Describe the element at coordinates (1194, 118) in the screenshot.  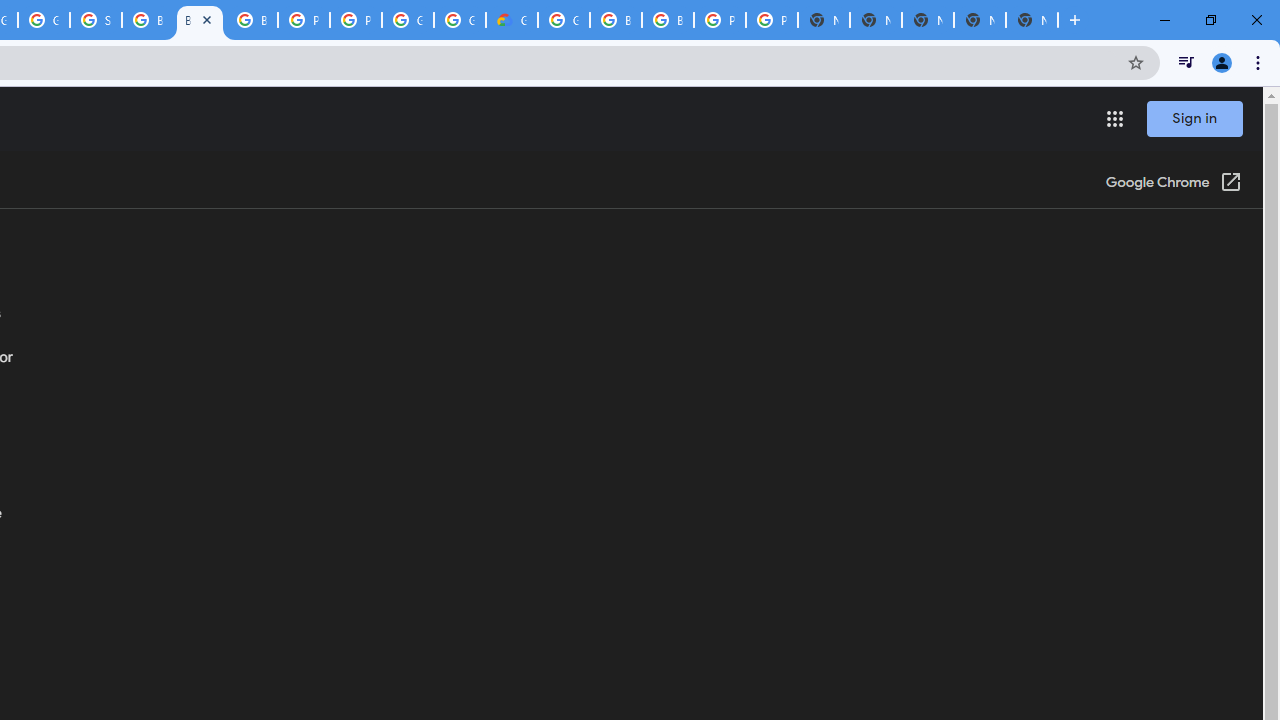
I see `'Sign in'` at that location.